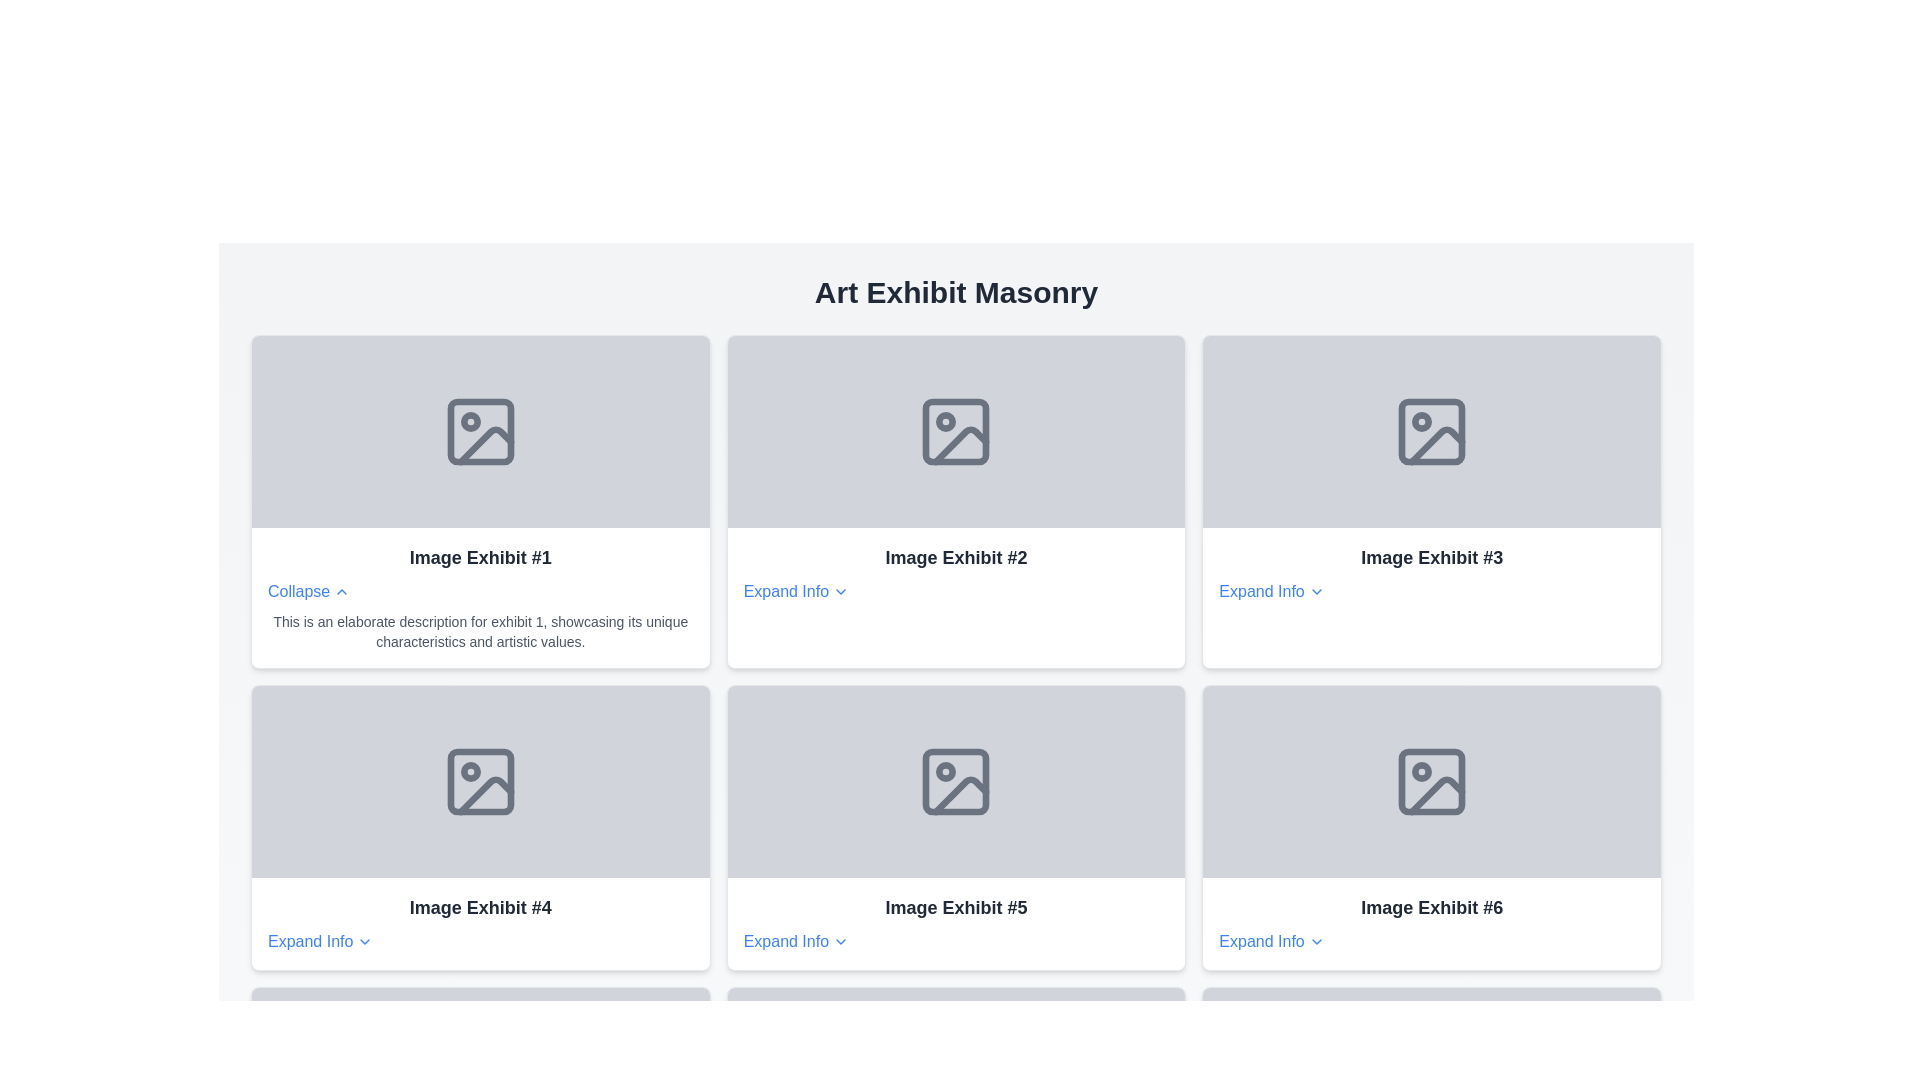 The image size is (1920, 1080). What do you see at coordinates (480, 431) in the screenshot?
I see `the Image Placeholder element with a gray background and a minimalistic landscape icon, located in the first column of the top row in the 'Image Exhibit #1' card layout` at bounding box center [480, 431].